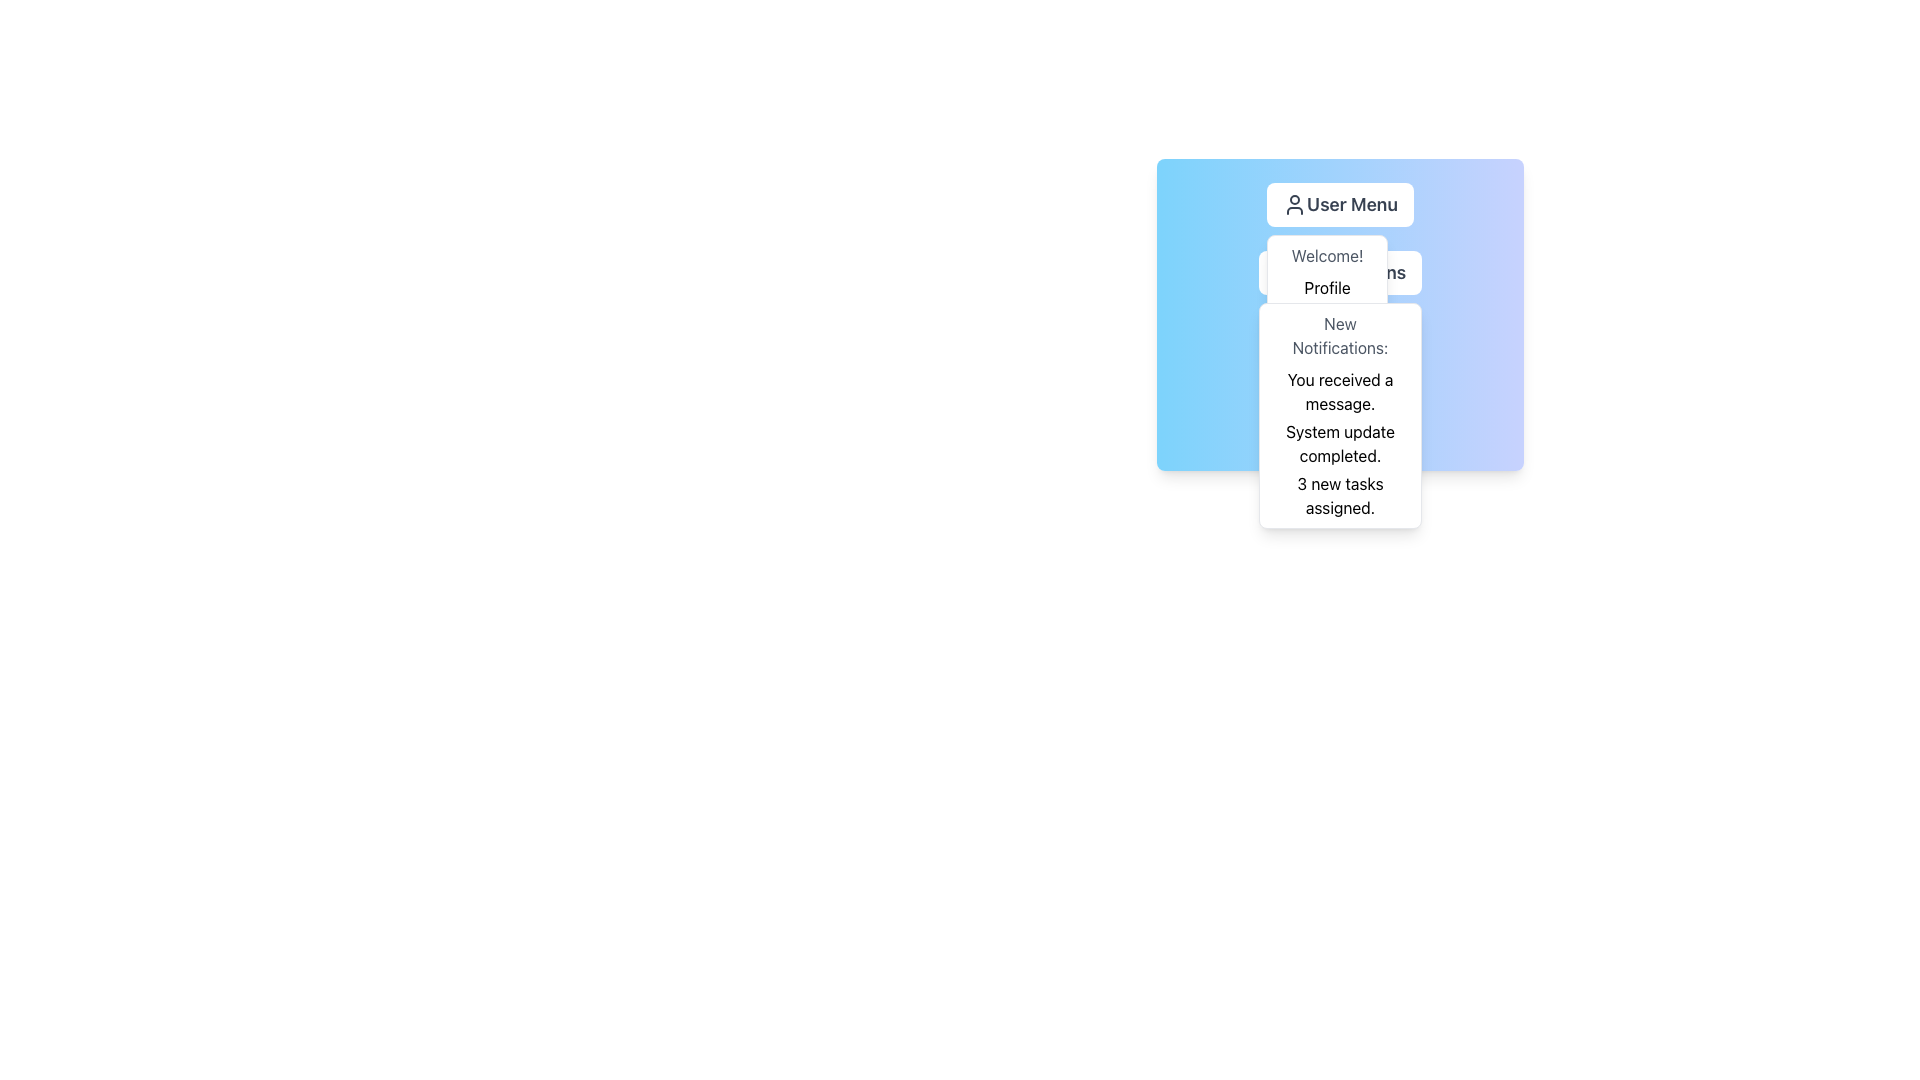  What do you see at coordinates (1340, 442) in the screenshot?
I see `the static text displaying 'System update completed.' which is the second item in the notifications list` at bounding box center [1340, 442].